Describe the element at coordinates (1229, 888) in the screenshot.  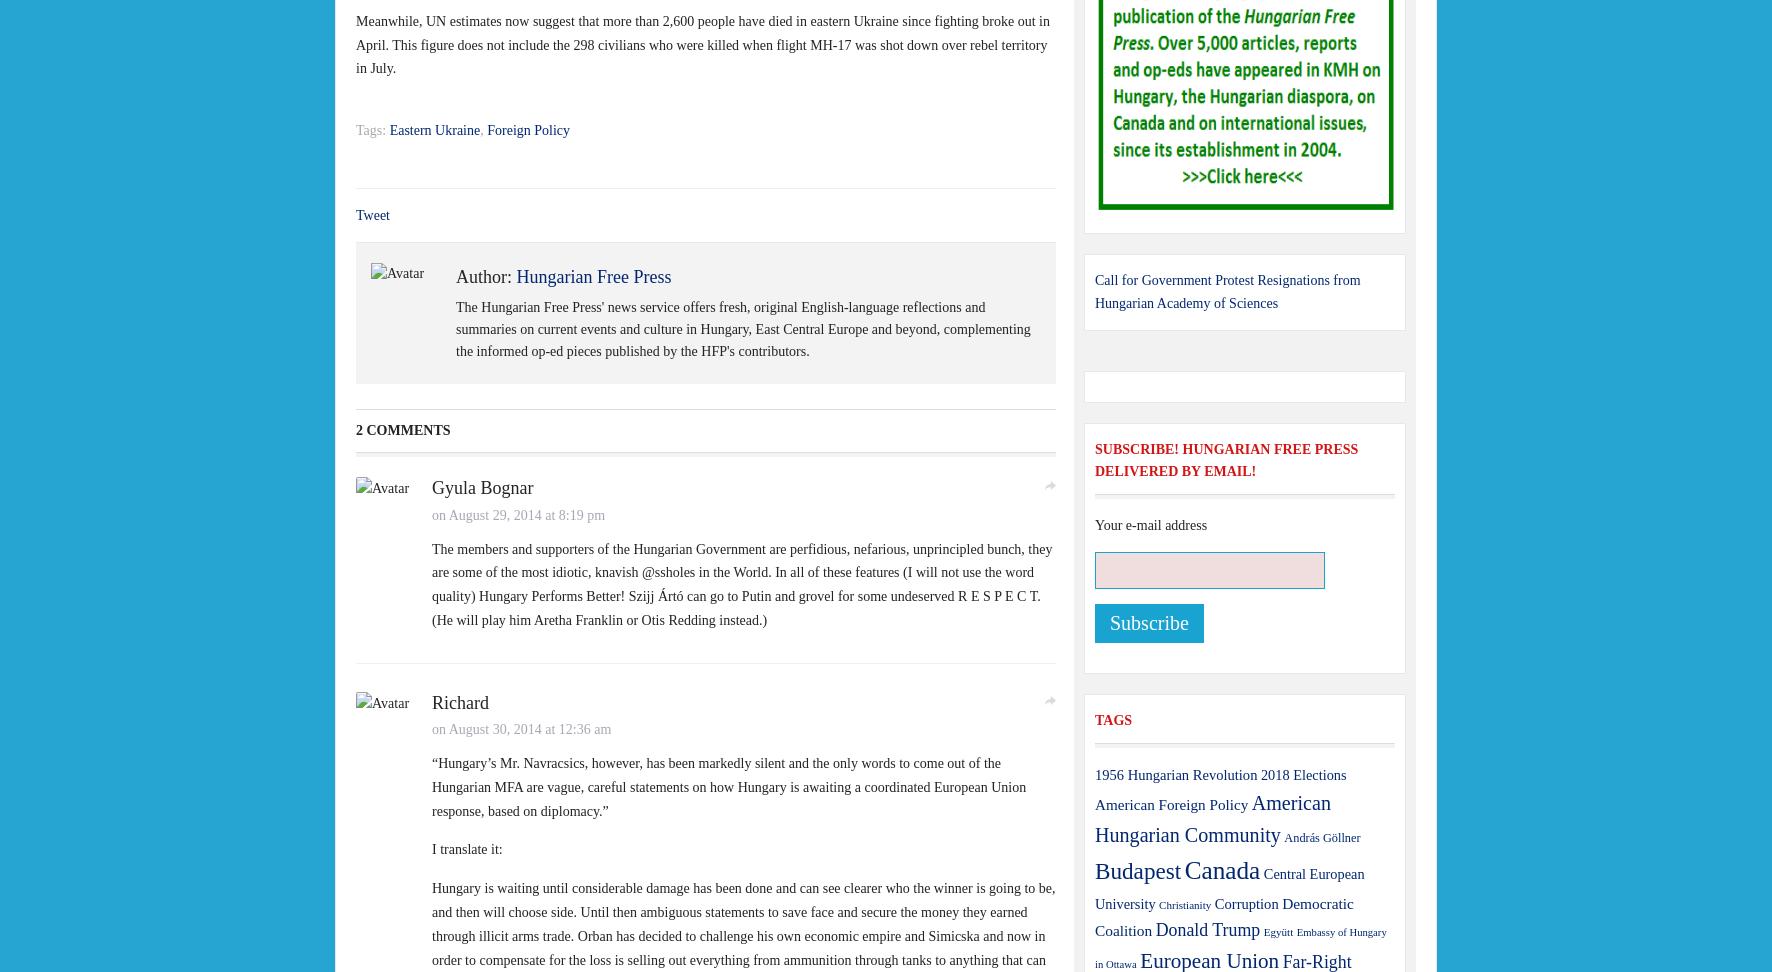
I see `'Central European University'` at that location.